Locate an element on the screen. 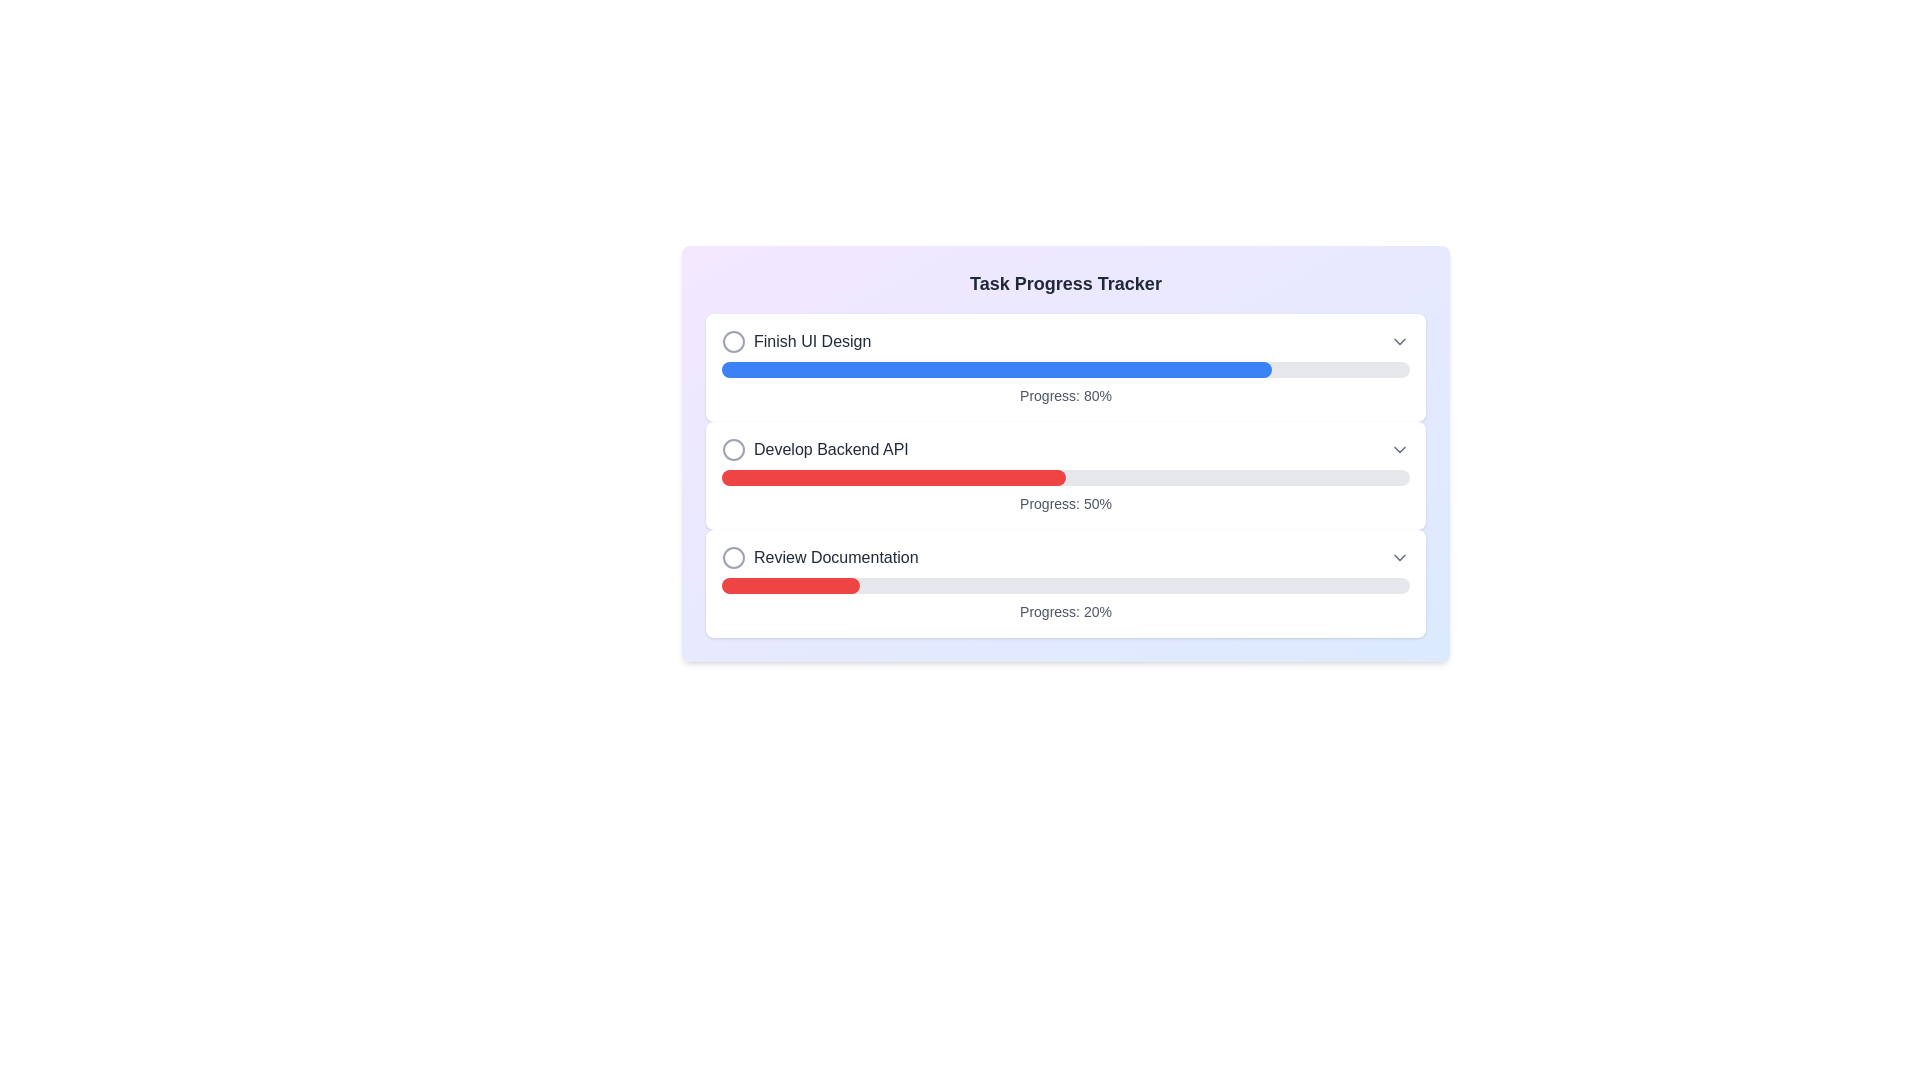 Image resolution: width=1920 pixels, height=1080 pixels. the text label for the first task in the task progress tracker, which is positioned to the right of a circular icon at the top of the list is located at coordinates (812, 341).